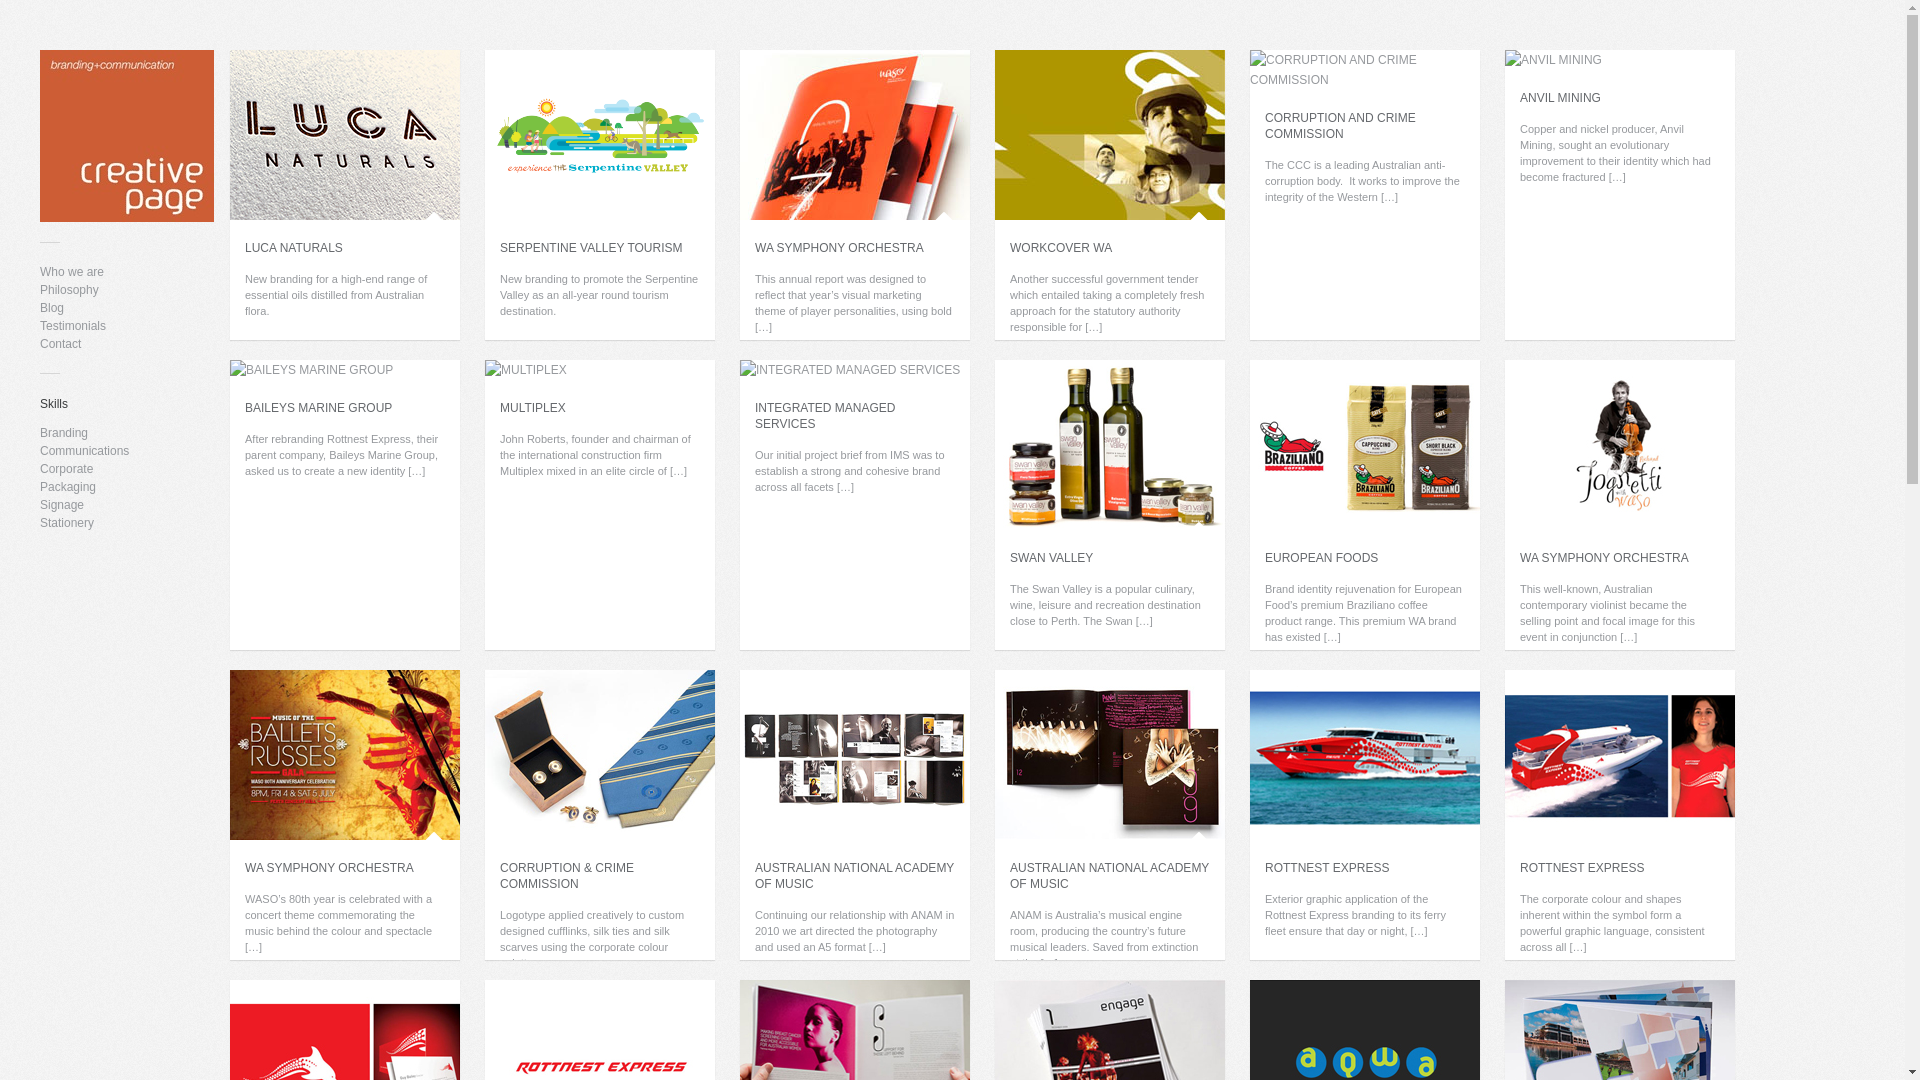  What do you see at coordinates (52, 308) in the screenshot?
I see `'Blog'` at bounding box center [52, 308].